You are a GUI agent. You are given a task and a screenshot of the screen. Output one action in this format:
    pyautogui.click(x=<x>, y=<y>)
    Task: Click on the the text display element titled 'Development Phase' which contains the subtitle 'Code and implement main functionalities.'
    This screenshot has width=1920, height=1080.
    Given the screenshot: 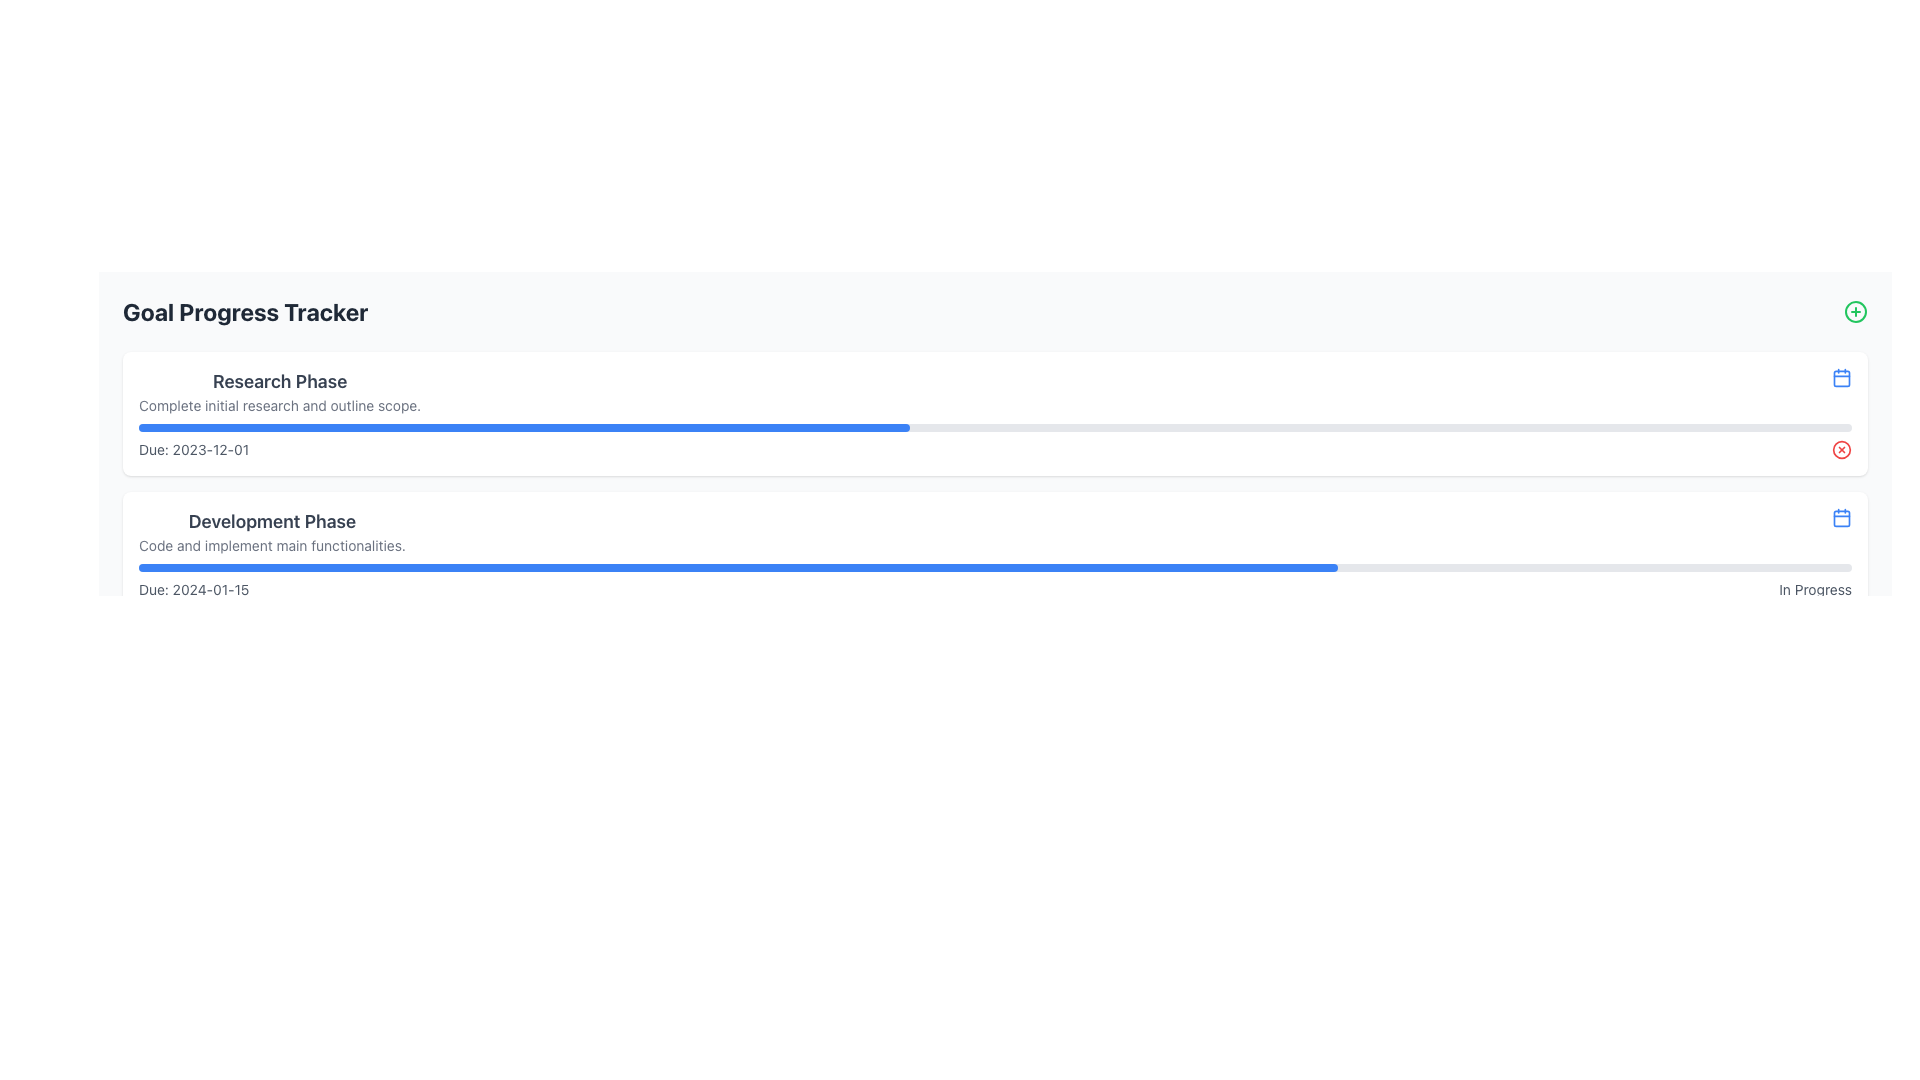 What is the action you would take?
    pyautogui.click(x=271, y=531)
    